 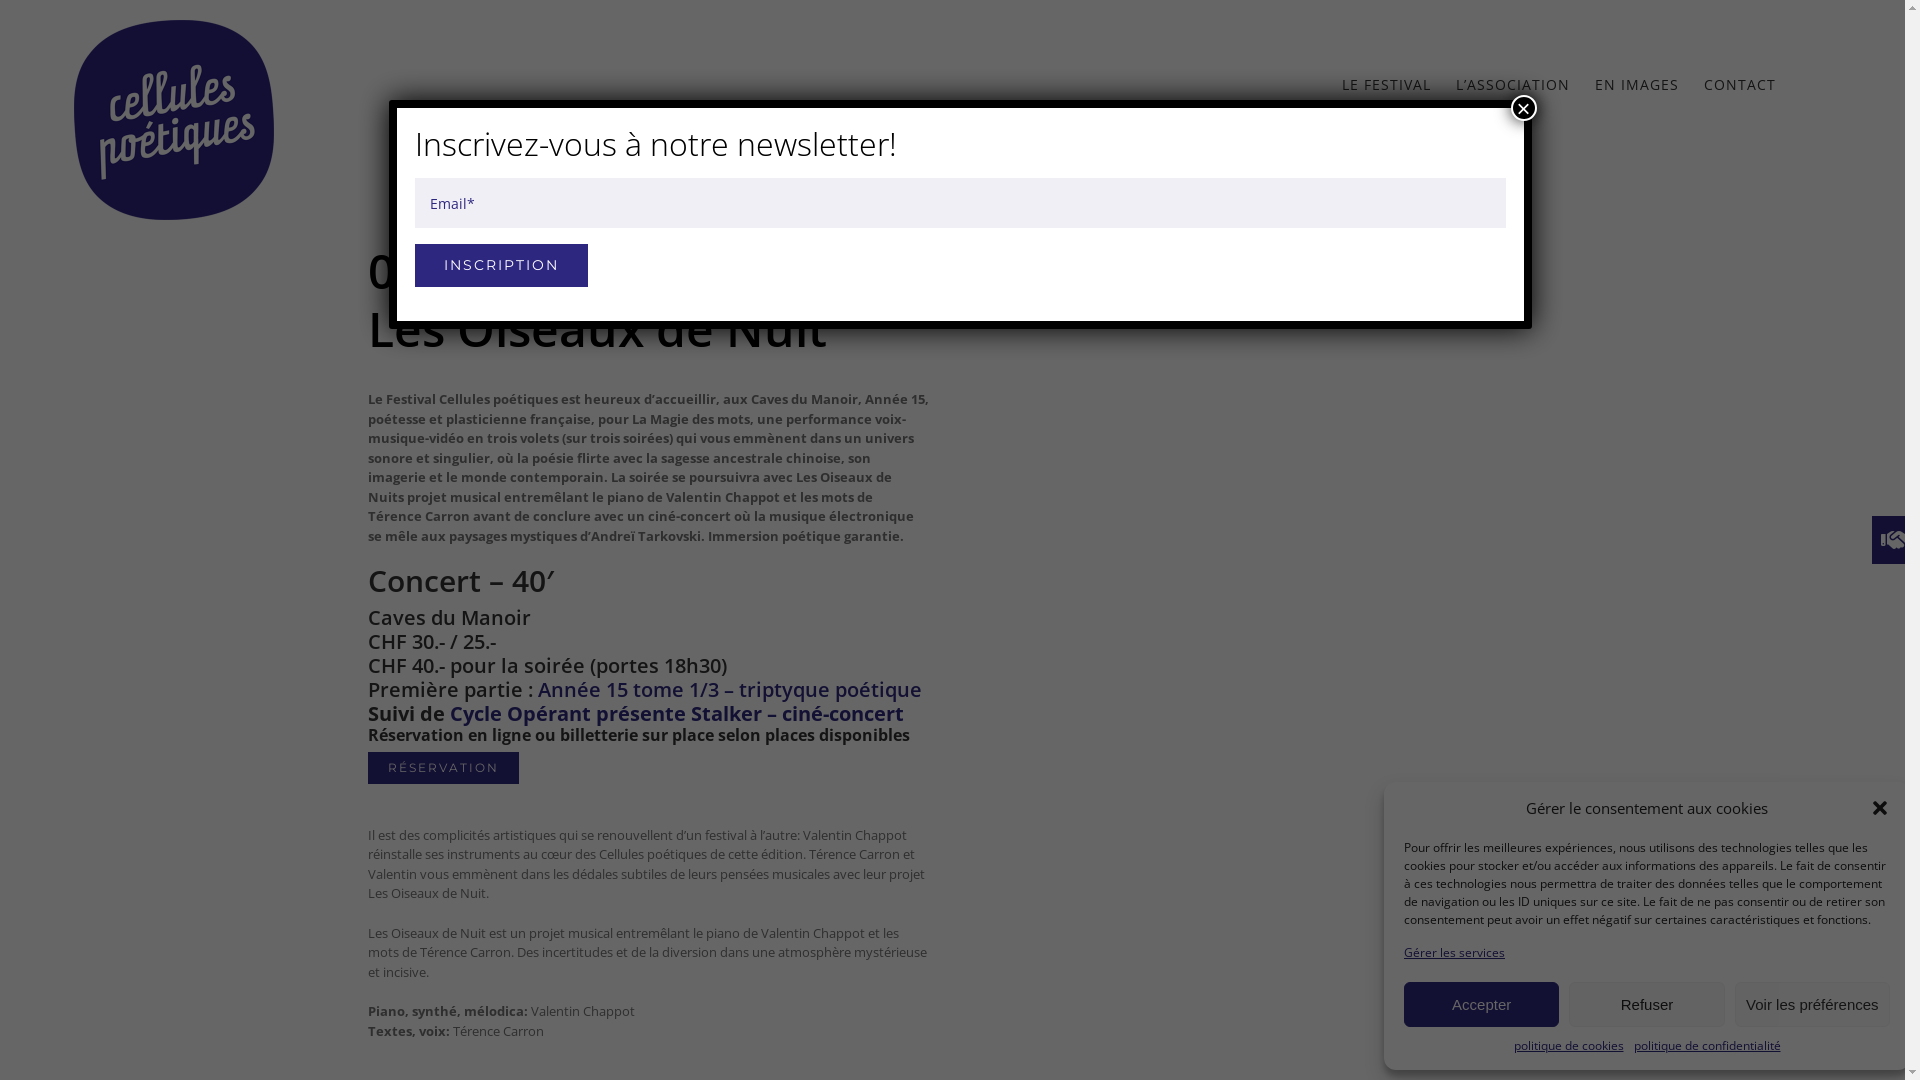 What do you see at coordinates (1636, 83) in the screenshot?
I see `'EN IMAGES'` at bounding box center [1636, 83].